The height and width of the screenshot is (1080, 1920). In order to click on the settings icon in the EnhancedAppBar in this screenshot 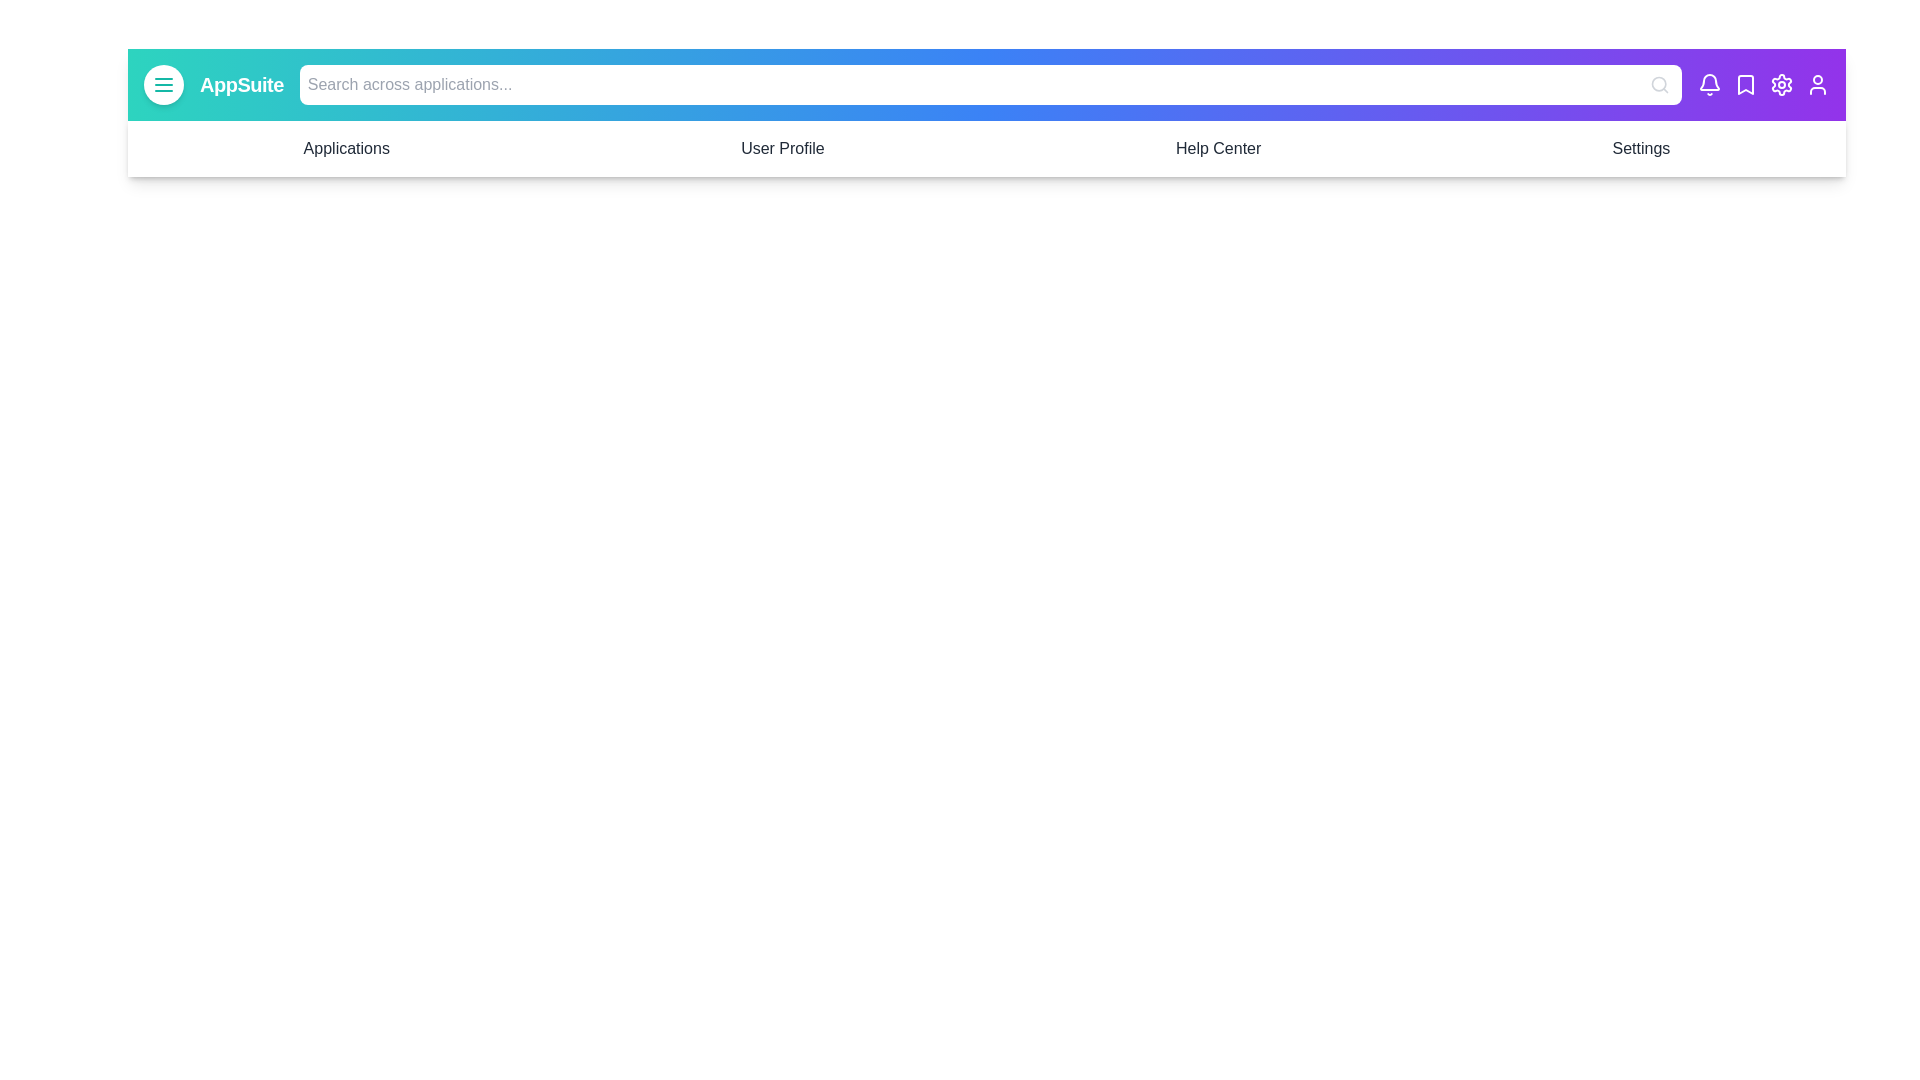, I will do `click(1781, 83)`.